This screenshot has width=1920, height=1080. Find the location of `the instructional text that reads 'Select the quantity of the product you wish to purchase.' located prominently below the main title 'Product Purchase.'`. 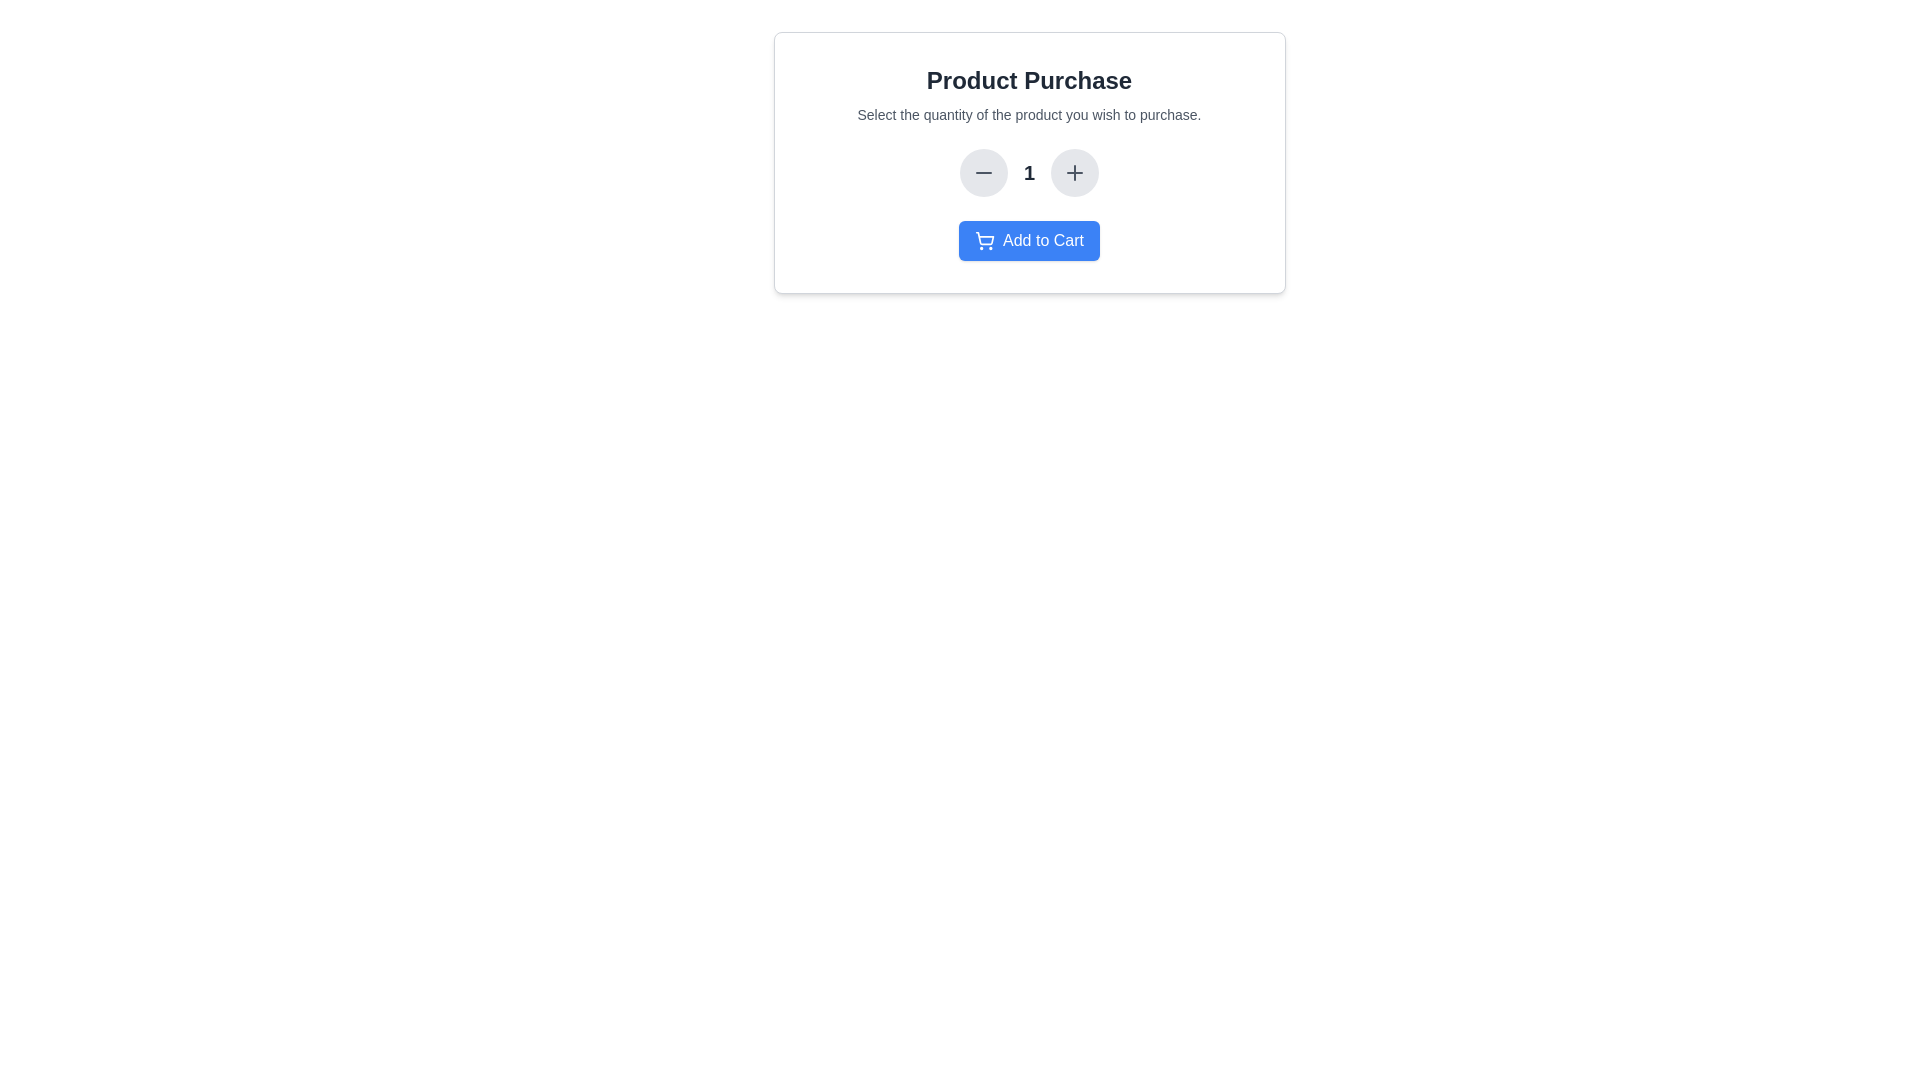

the instructional text that reads 'Select the quantity of the product you wish to purchase.' located prominently below the main title 'Product Purchase.' is located at coordinates (1029, 115).